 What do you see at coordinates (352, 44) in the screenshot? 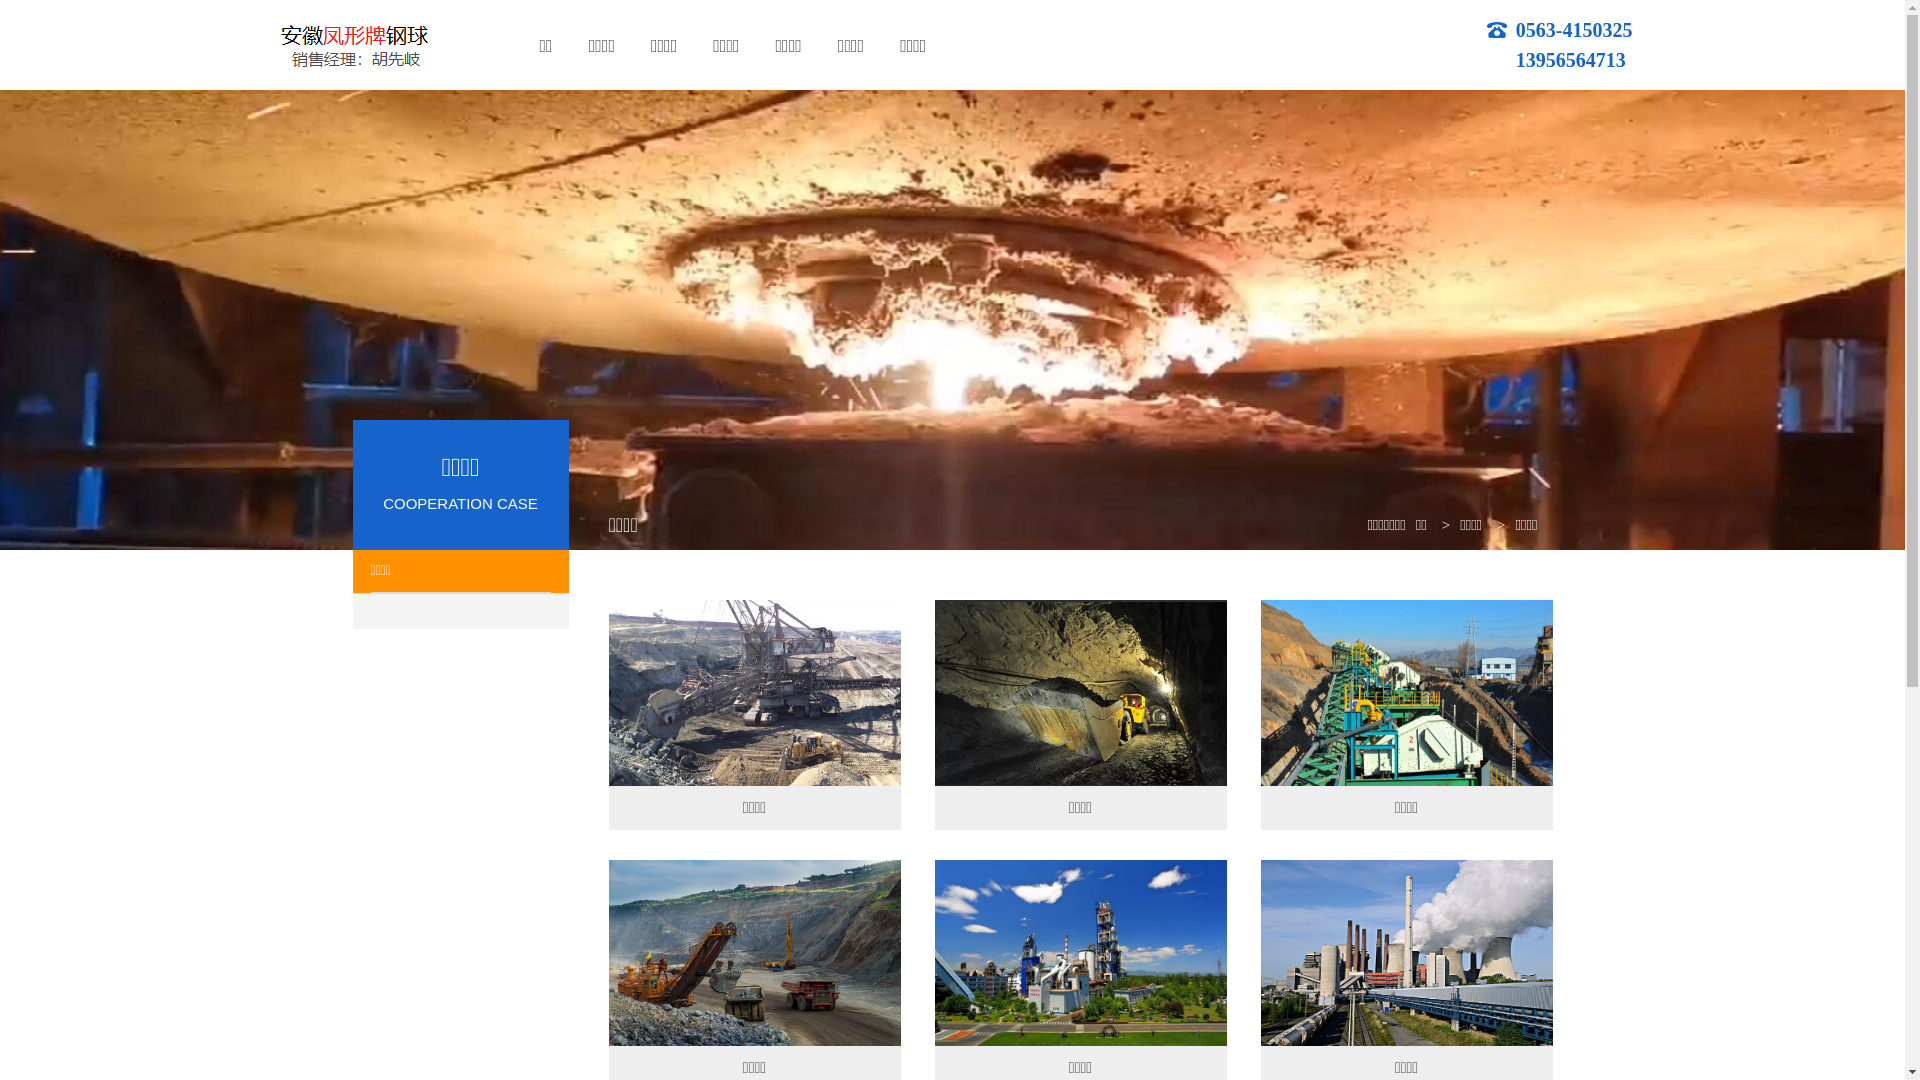
I see `'logo'` at bounding box center [352, 44].